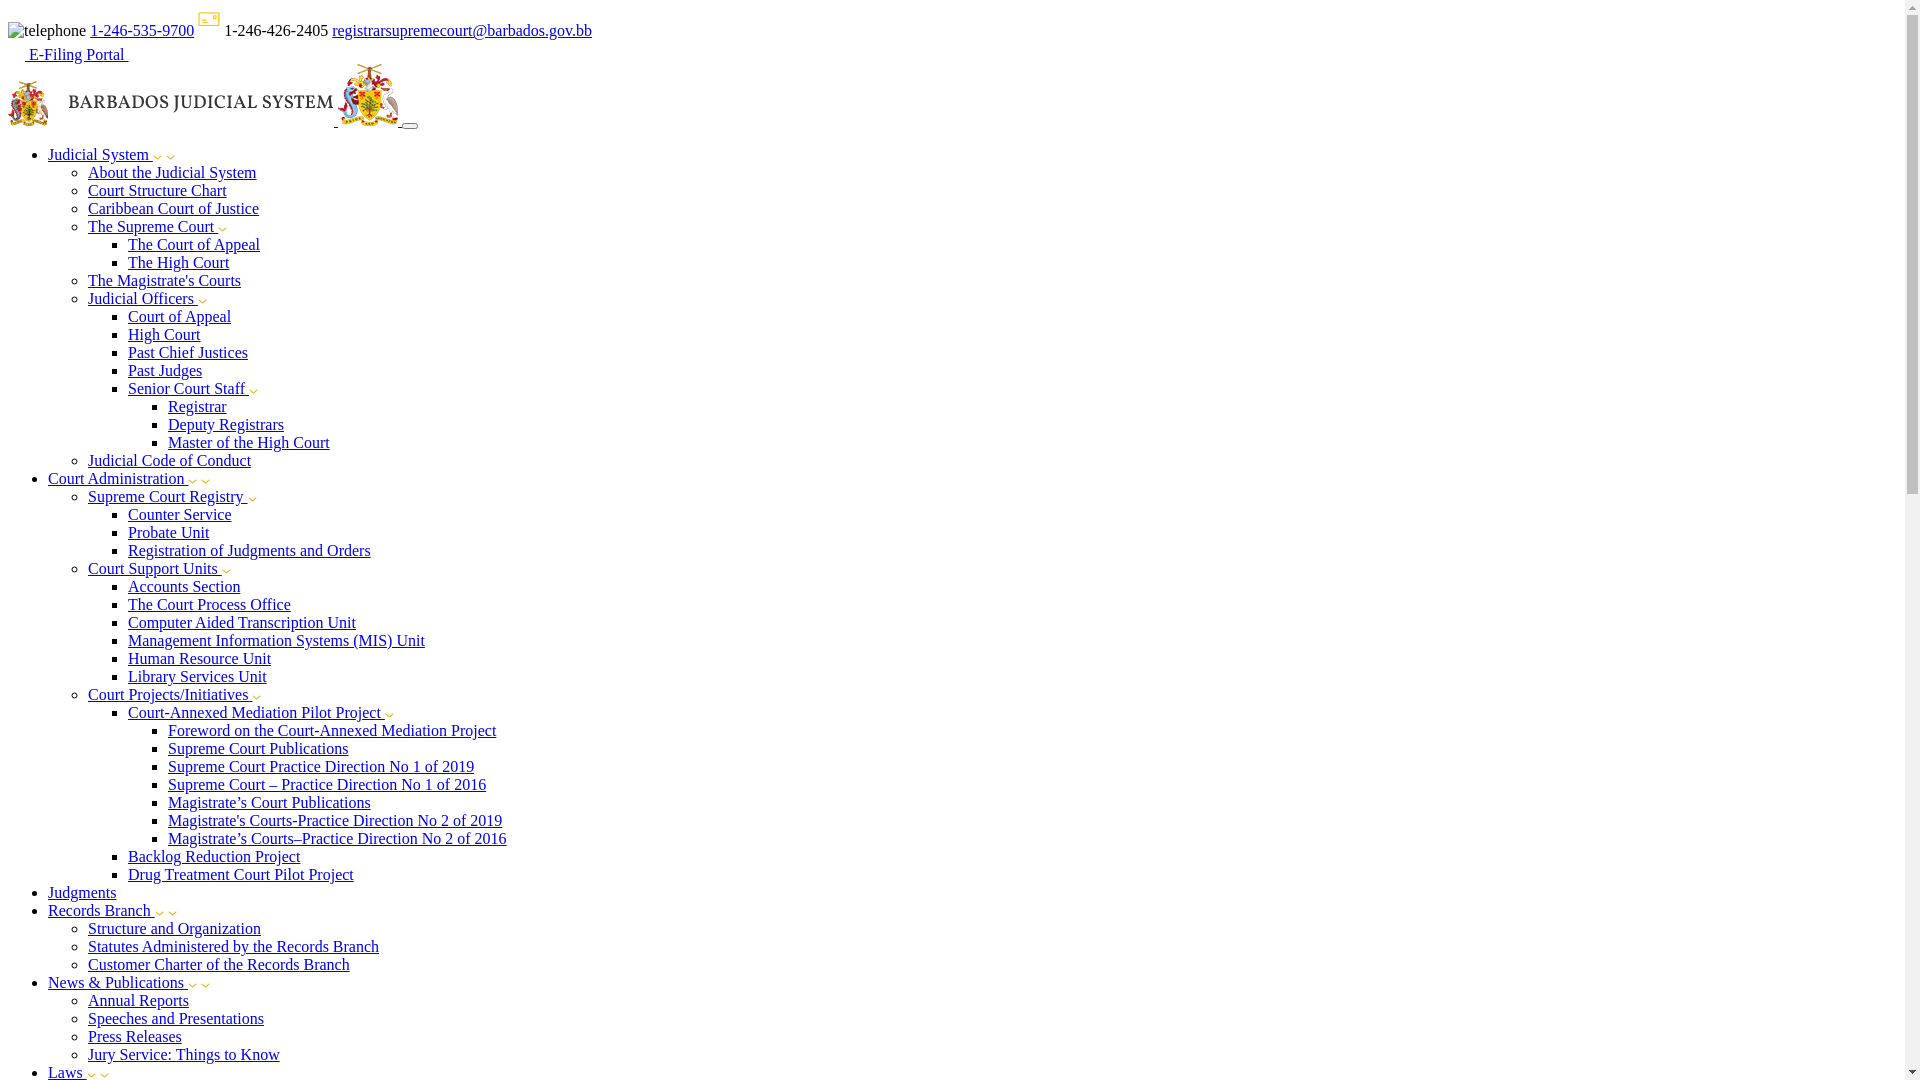 Image resolution: width=1920 pixels, height=1080 pixels. What do you see at coordinates (331, 730) in the screenshot?
I see `'Foreword on the Court-Annexed Mediation Project'` at bounding box center [331, 730].